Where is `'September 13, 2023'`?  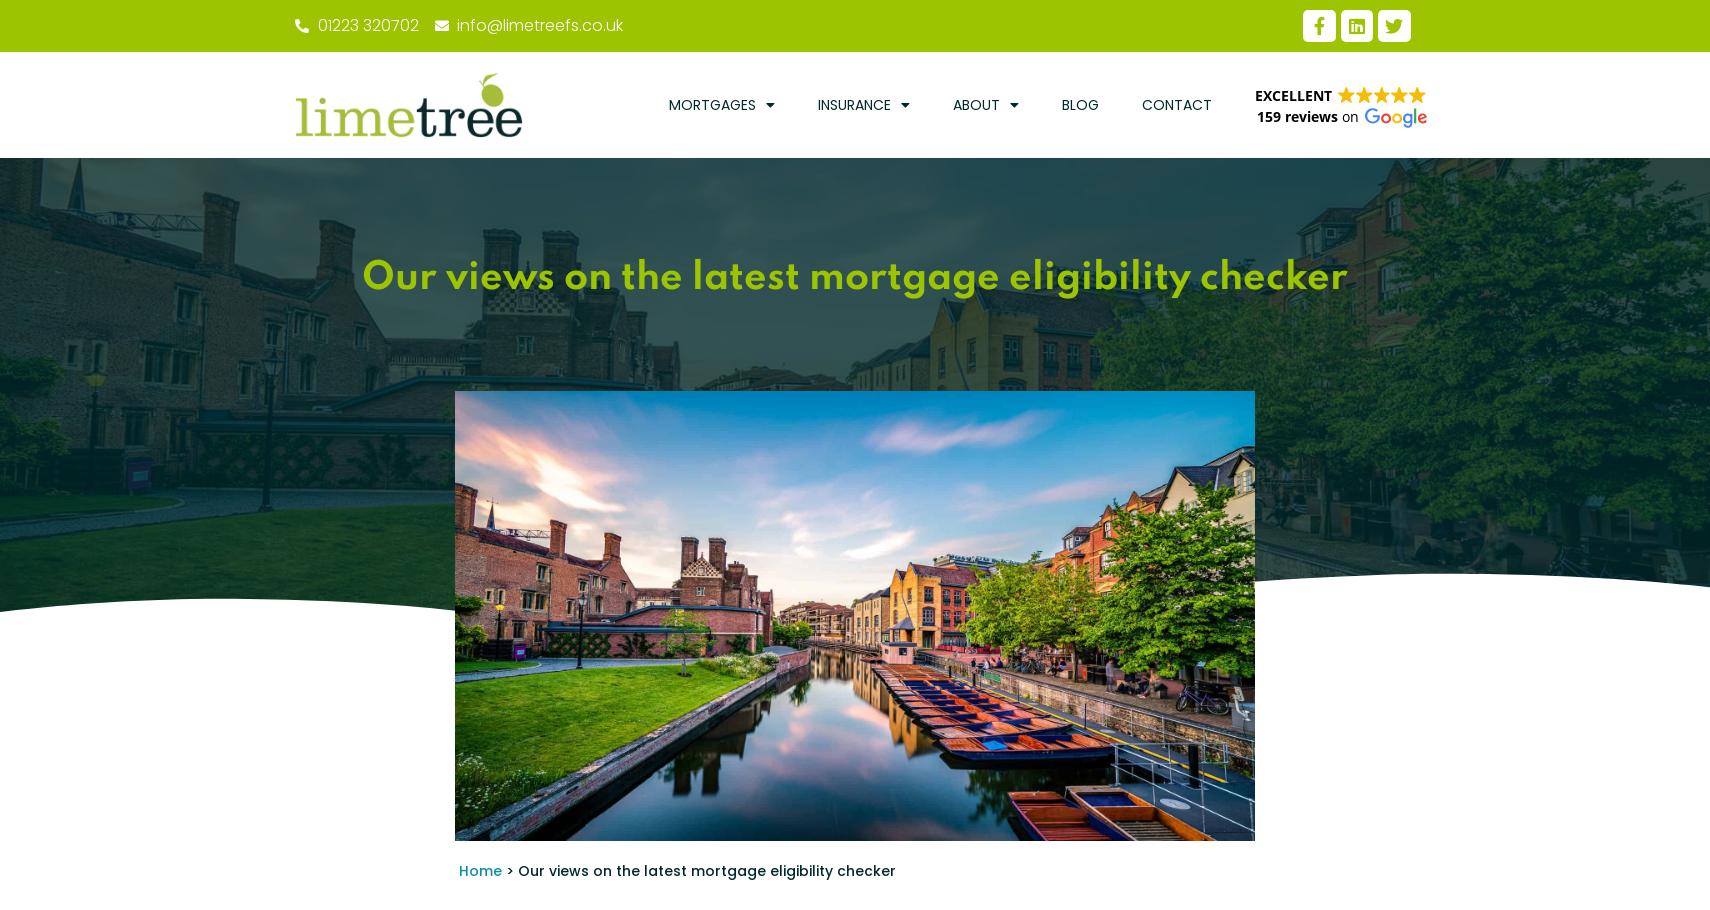 'September 13, 2023' is located at coordinates (1176, 844).